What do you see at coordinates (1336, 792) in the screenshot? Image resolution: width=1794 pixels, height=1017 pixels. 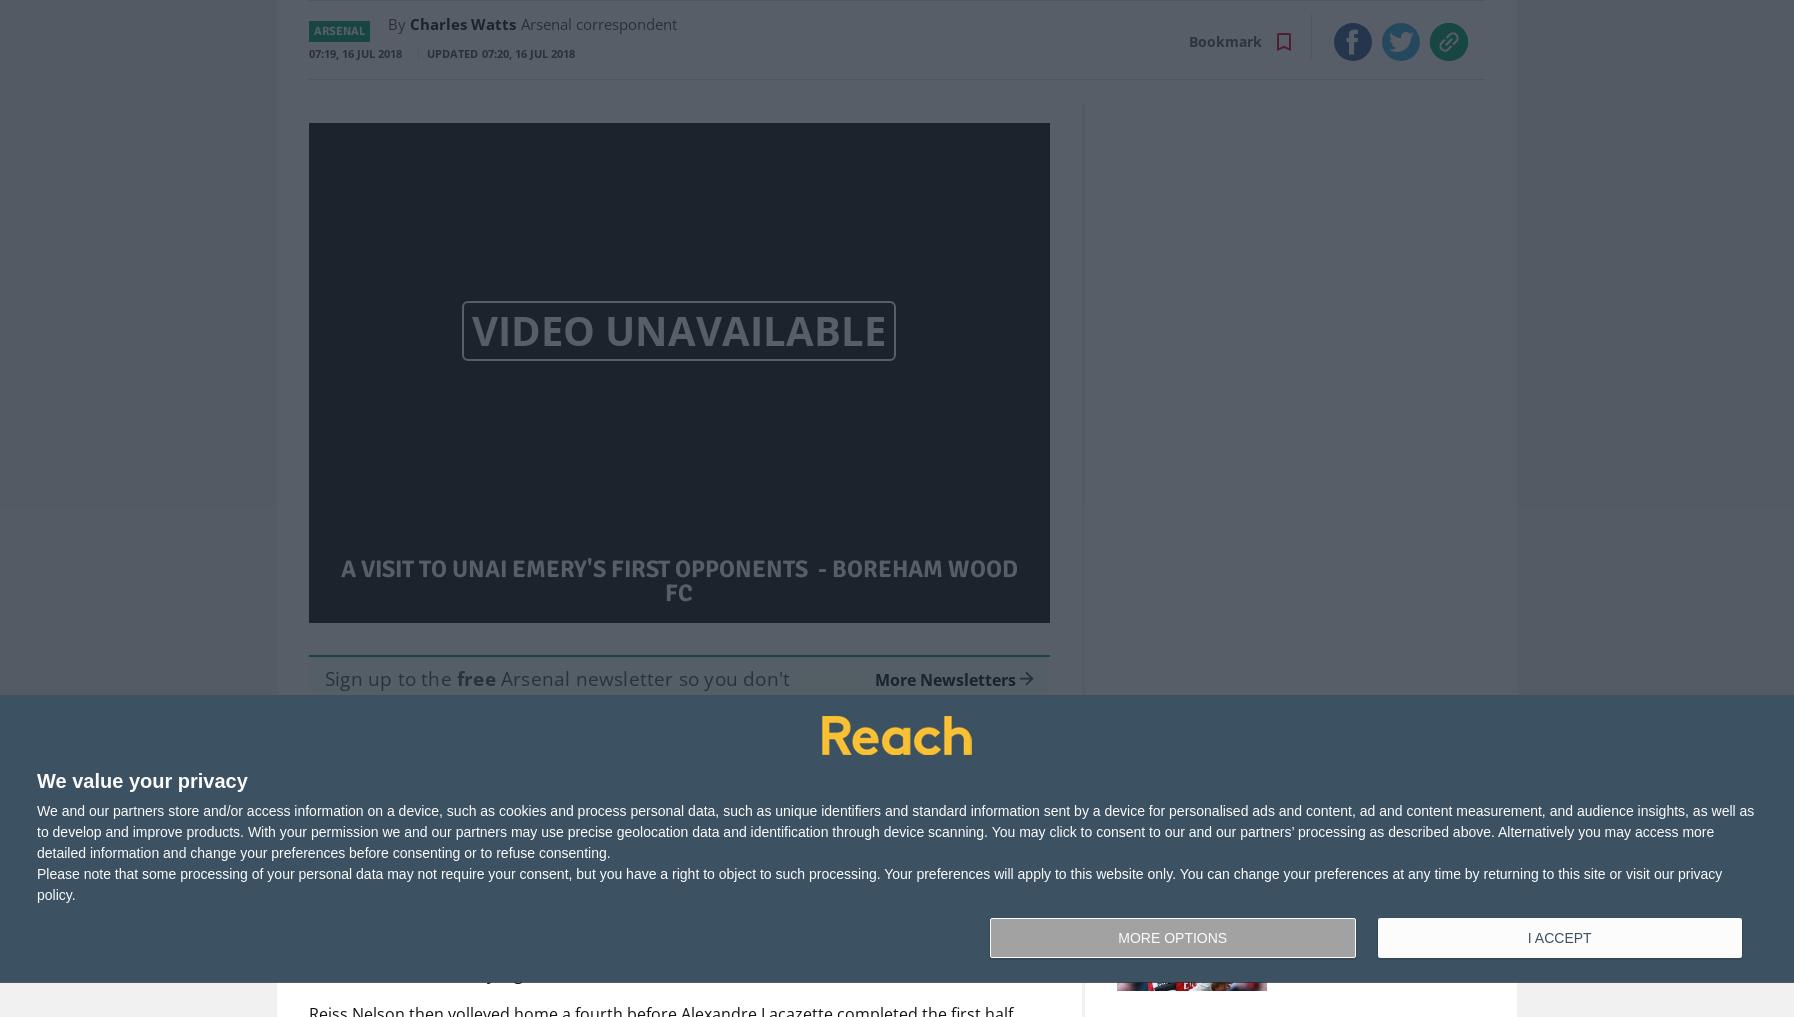 I see `'Arsenal face anxious Man City points deduction wait as timeline explained'` at bounding box center [1336, 792].